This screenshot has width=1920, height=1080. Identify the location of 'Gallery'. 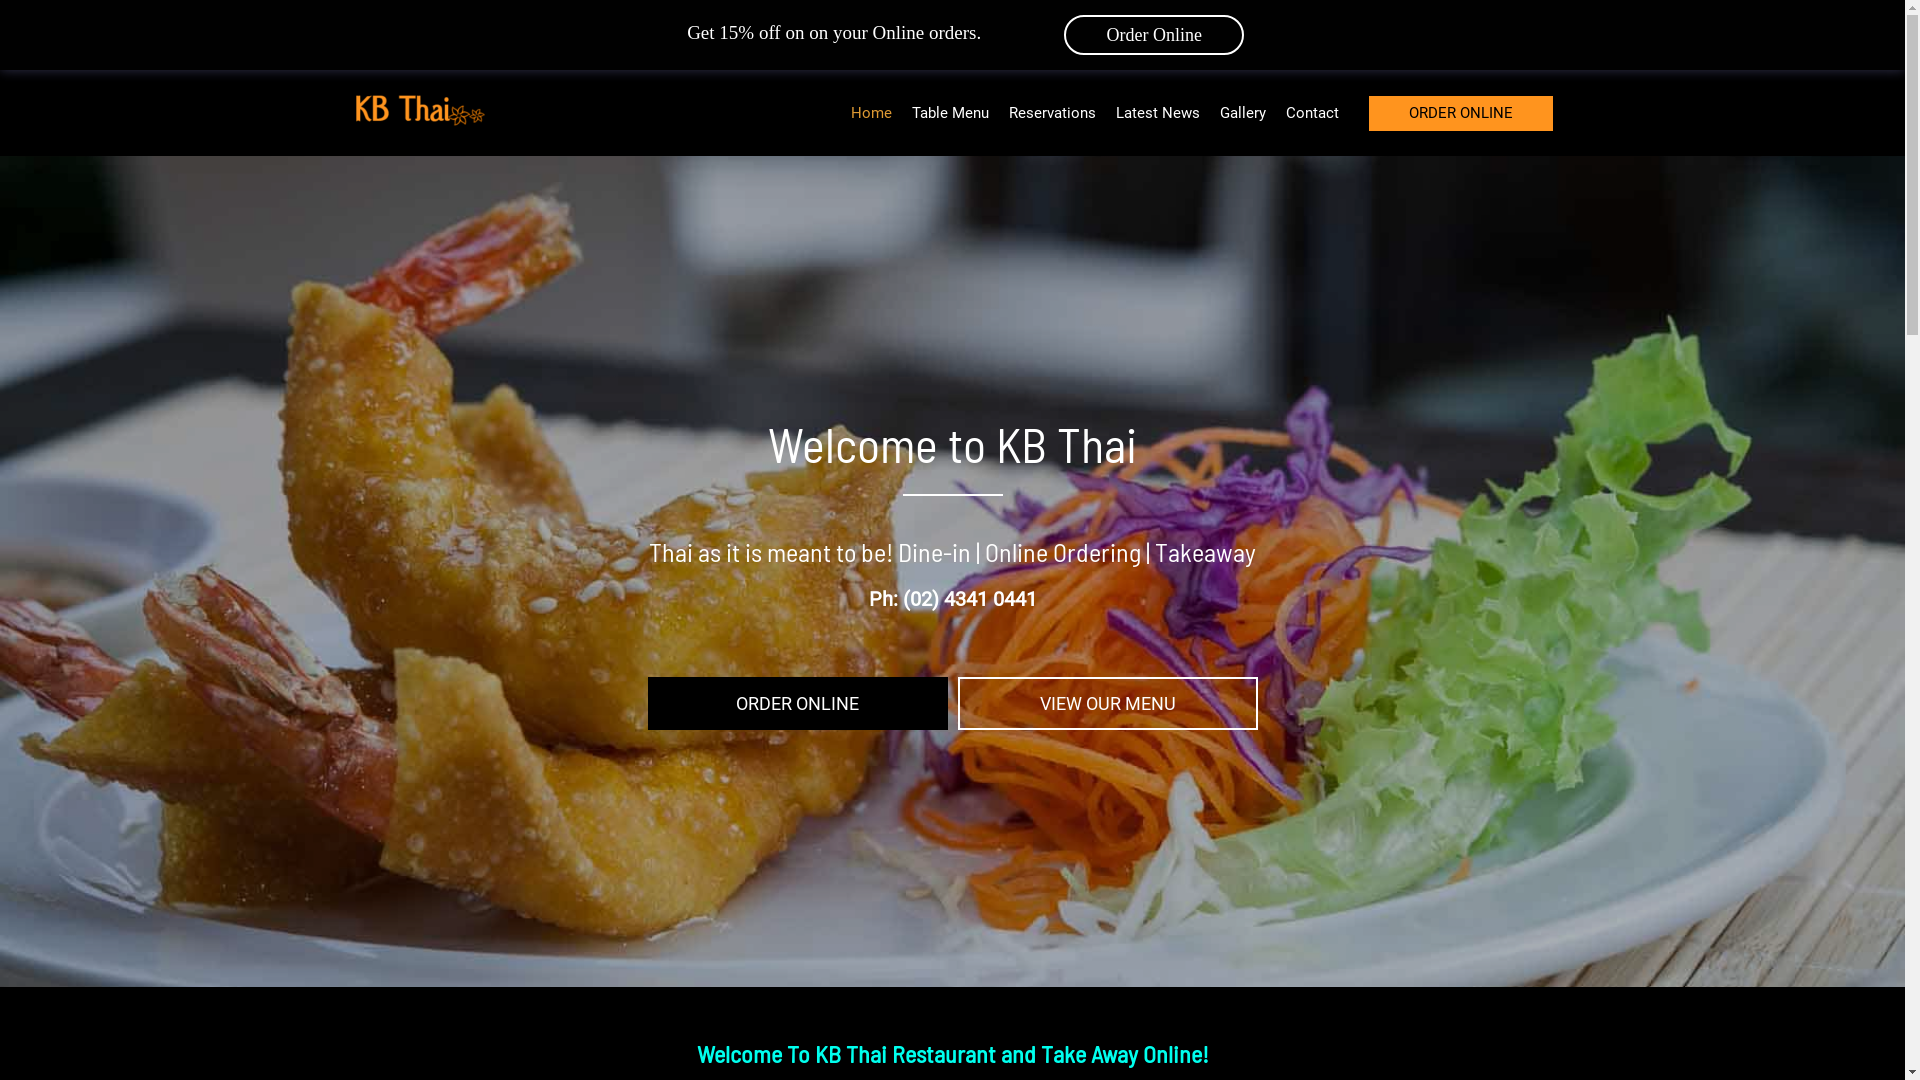
(1242, 112).